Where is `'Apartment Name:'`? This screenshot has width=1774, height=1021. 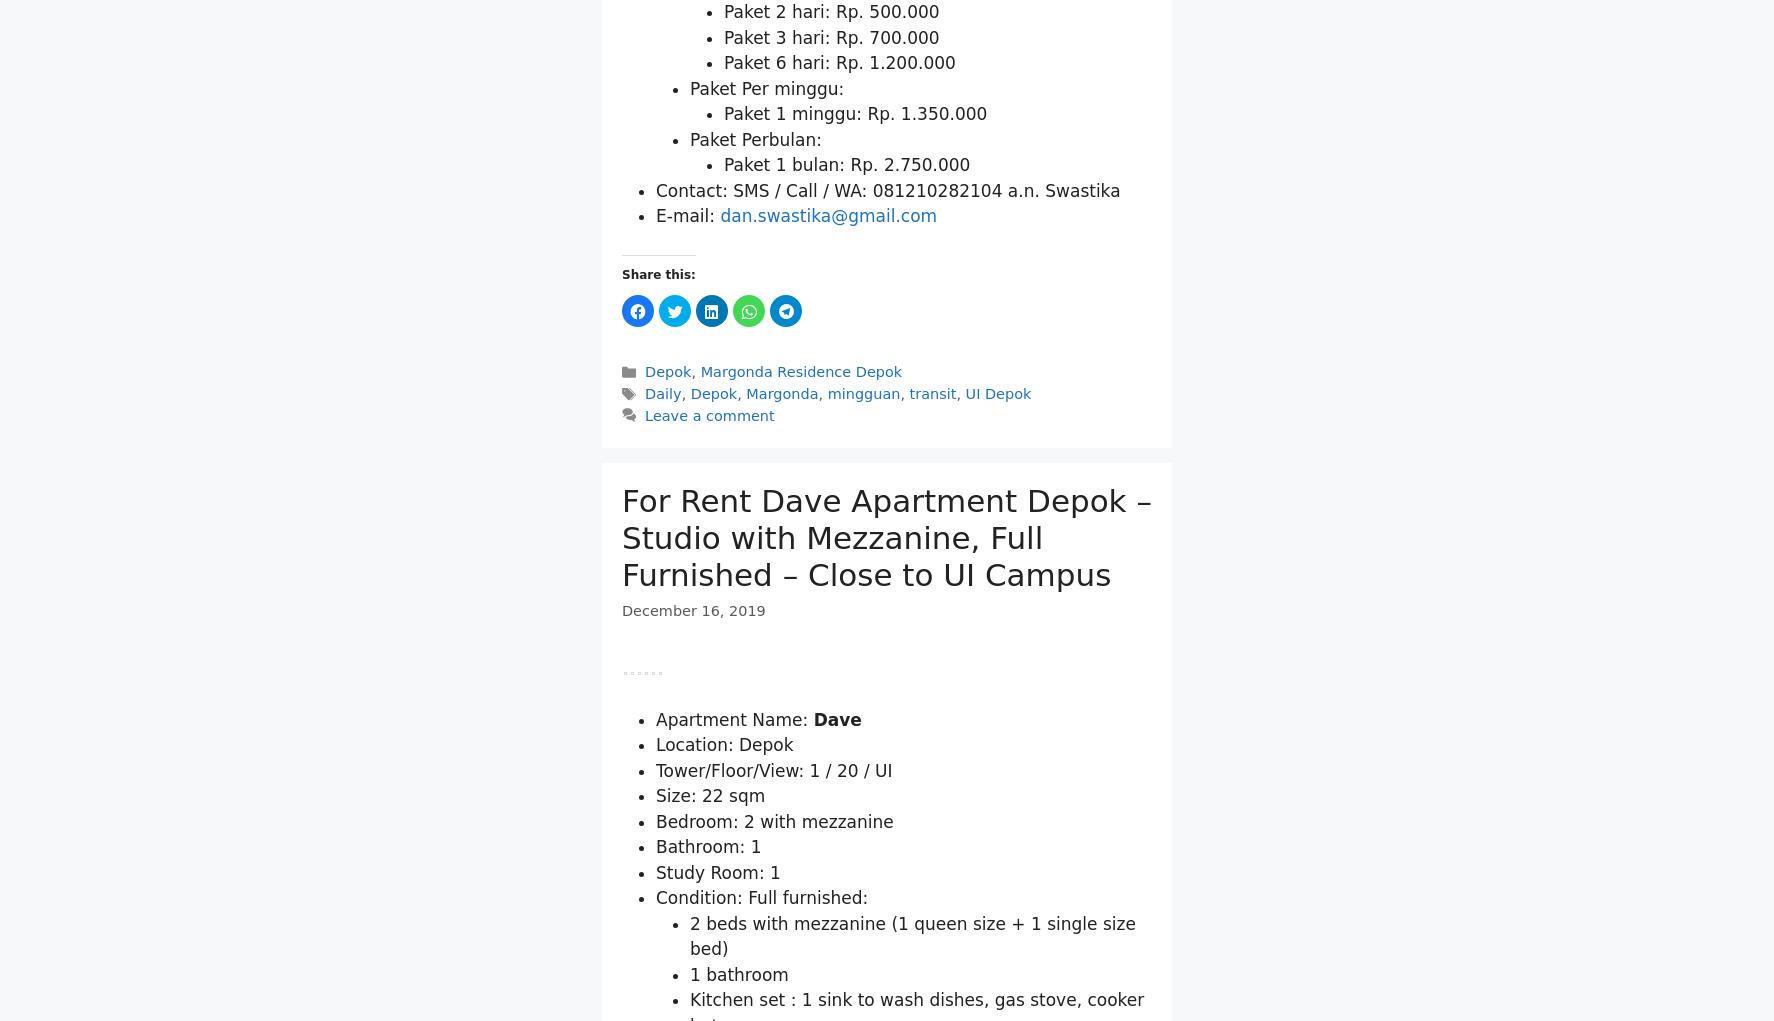 'Apartment Name:' is located at coordinates (656, 952).